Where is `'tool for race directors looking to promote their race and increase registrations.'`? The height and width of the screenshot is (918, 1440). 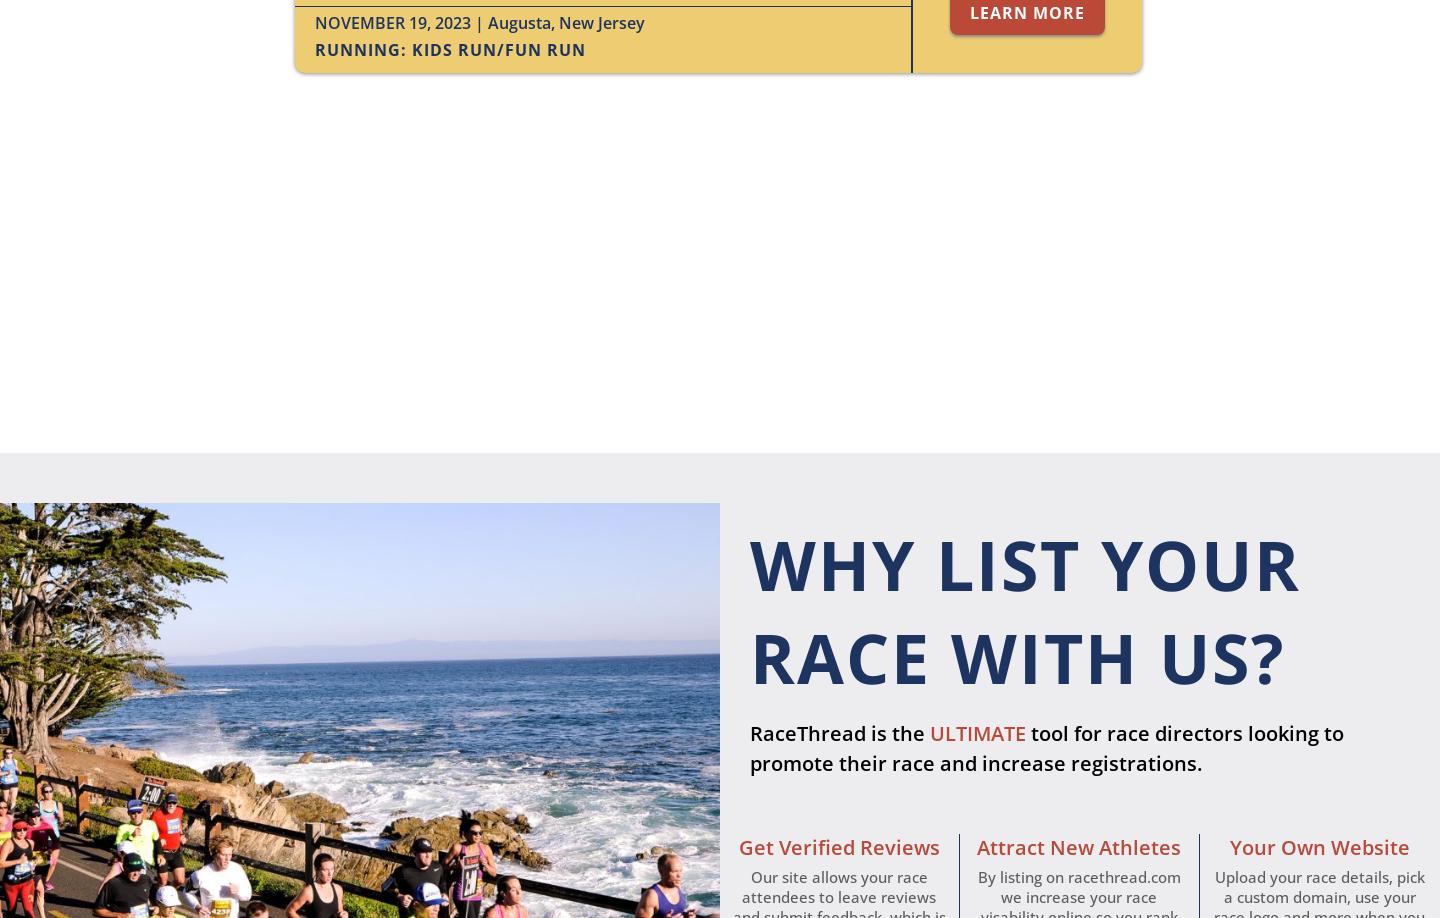 'tool for race directors looking to promote their race and increase registrations.' is located at coordinates (748, 747).